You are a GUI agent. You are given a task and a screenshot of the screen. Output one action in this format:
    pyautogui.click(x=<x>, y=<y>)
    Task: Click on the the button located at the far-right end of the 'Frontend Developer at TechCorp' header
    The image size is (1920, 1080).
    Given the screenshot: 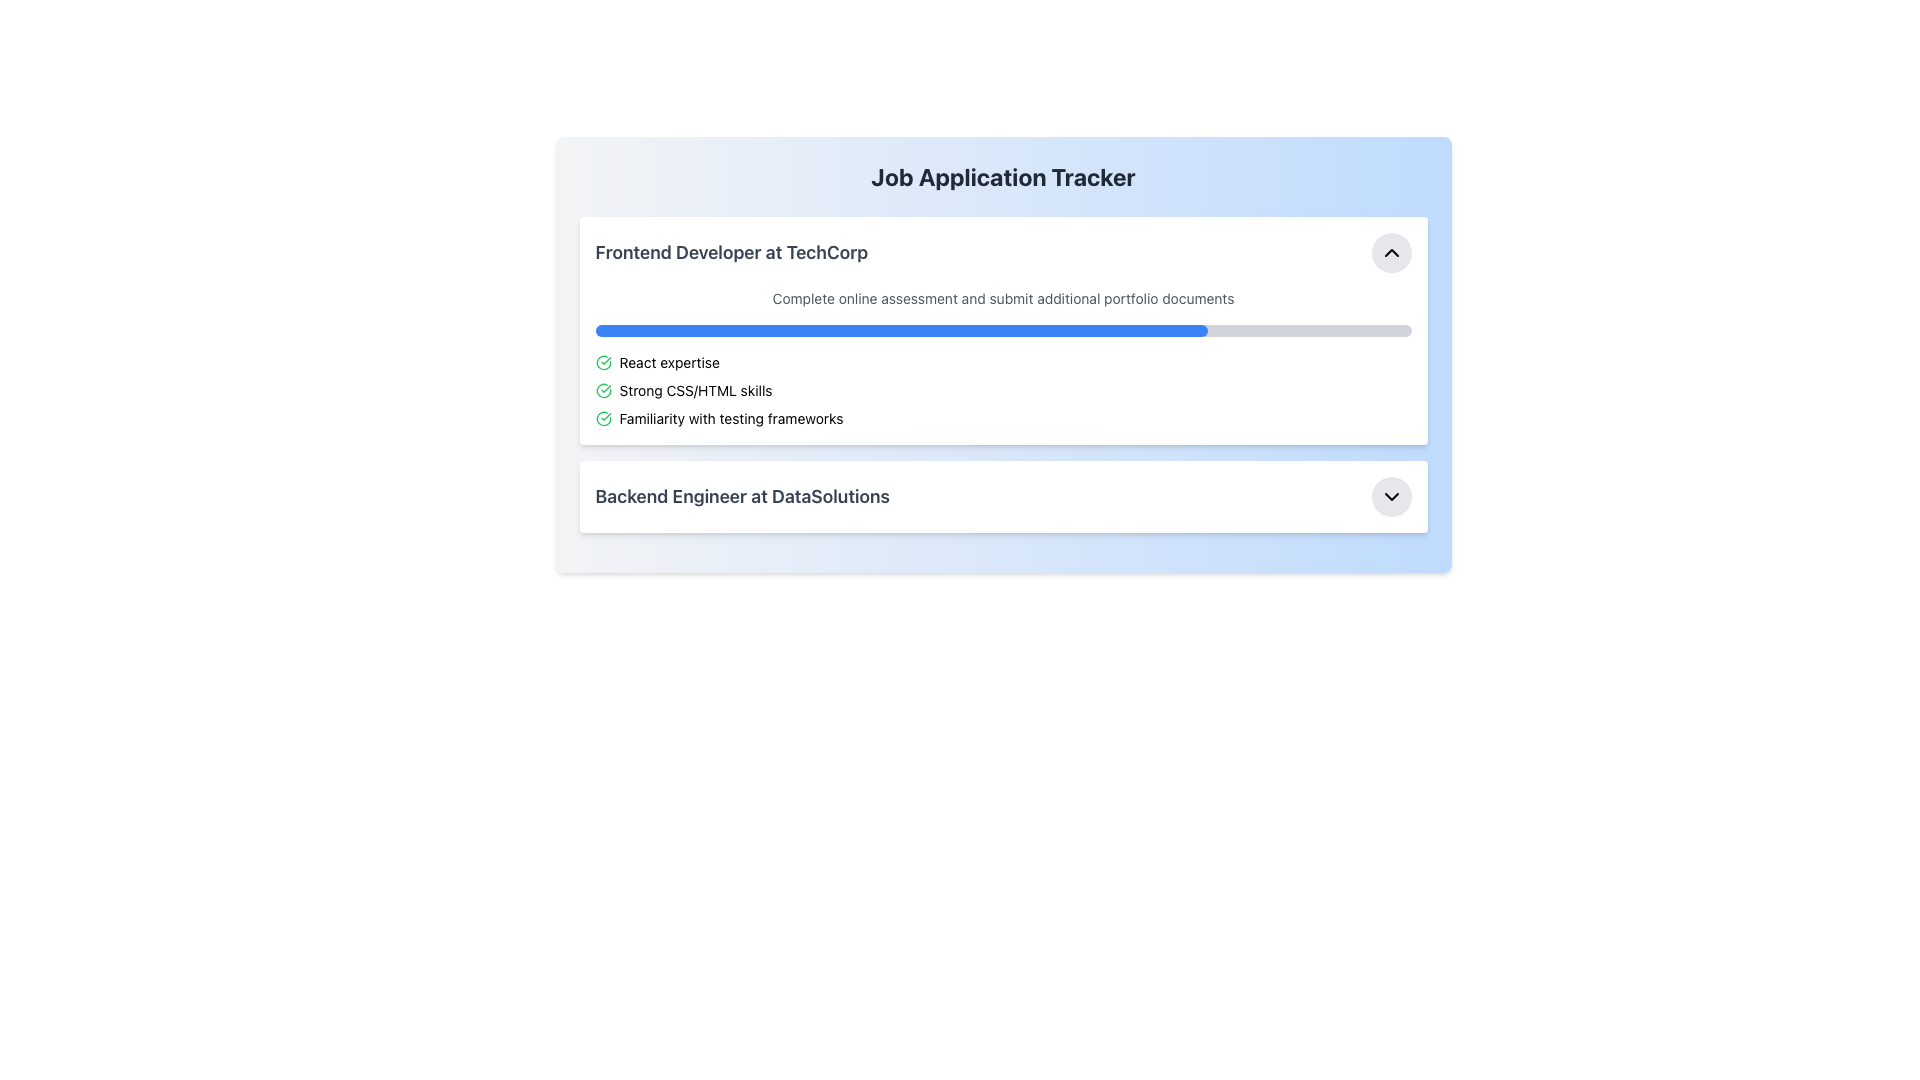 What is the action you would take?
    pyautogui.click(x=1390, y=252)
    